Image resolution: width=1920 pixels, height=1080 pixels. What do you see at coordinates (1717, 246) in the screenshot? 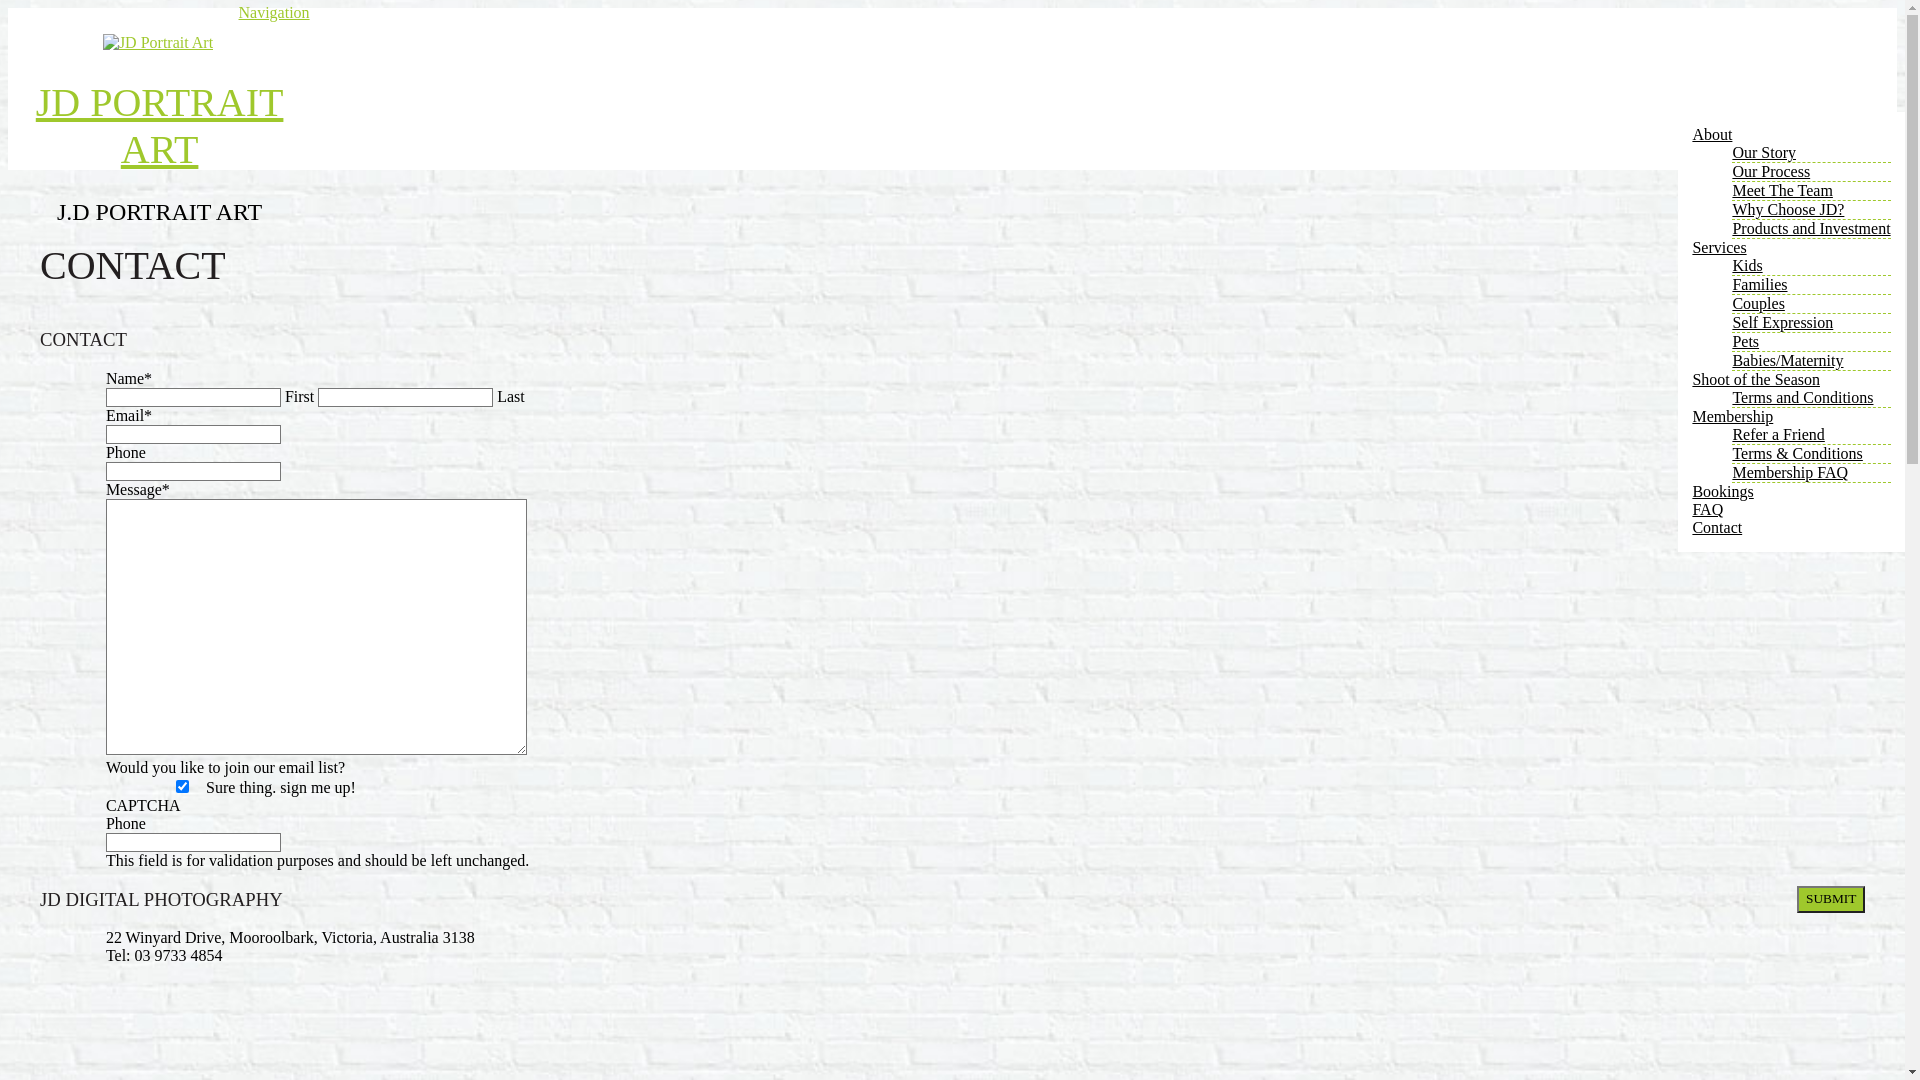
I see `'Services'` at bounding box center [1717, 246].